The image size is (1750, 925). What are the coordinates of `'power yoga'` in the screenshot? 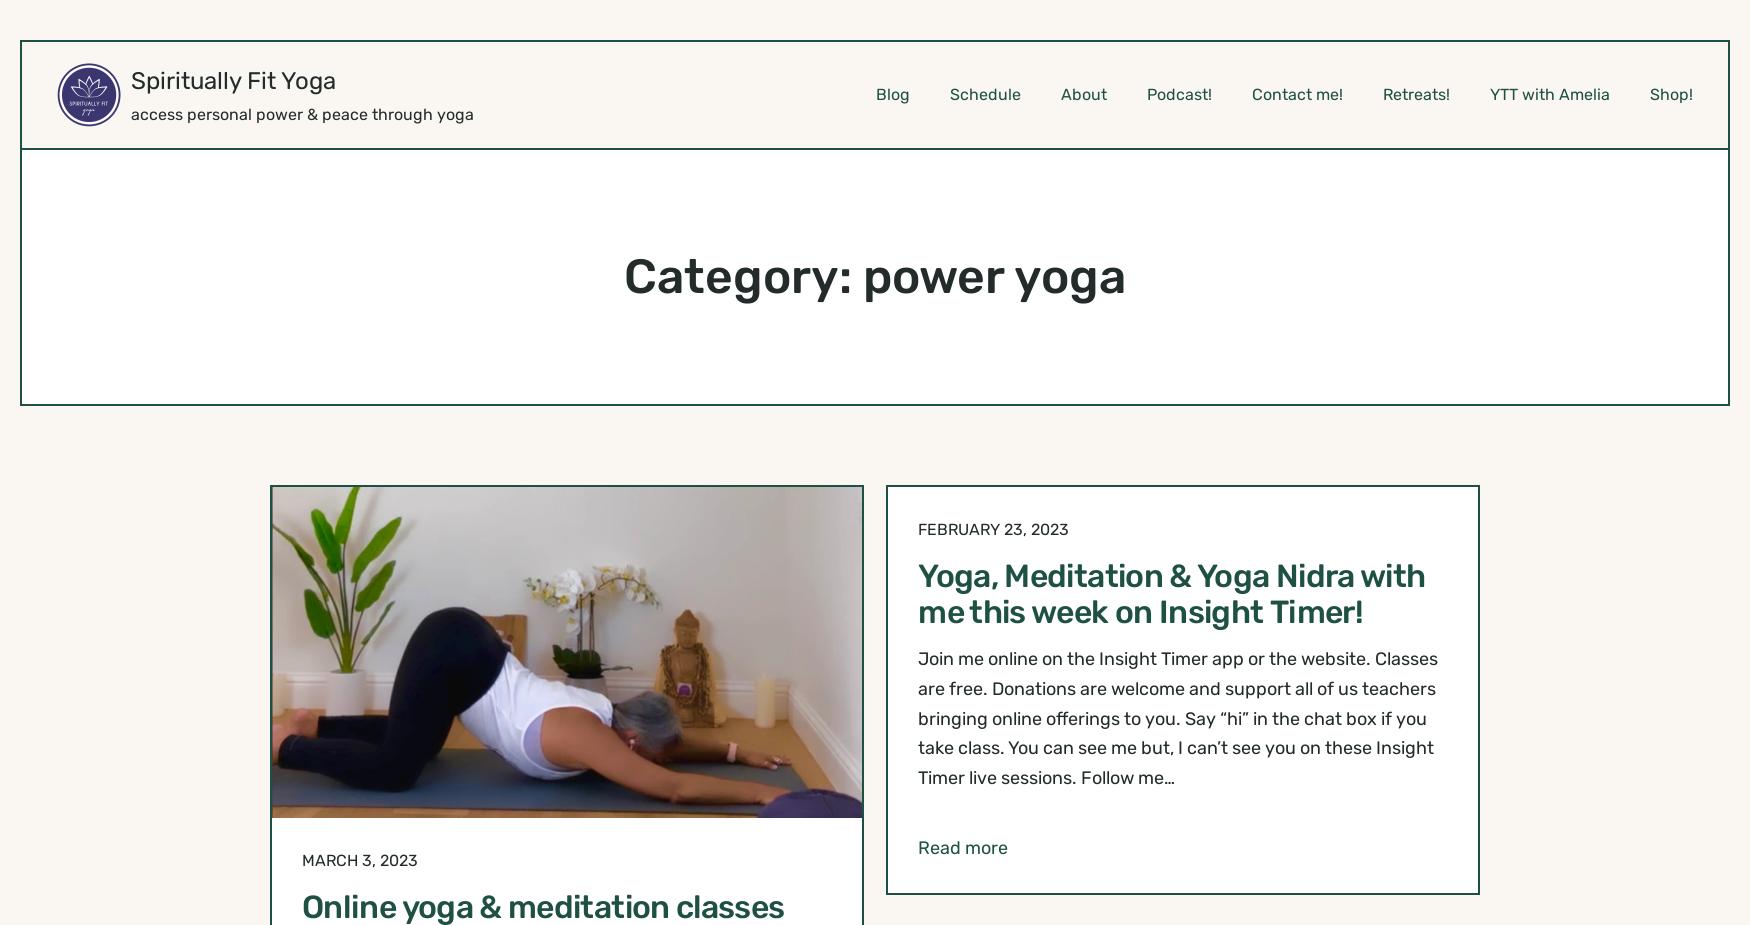 It's located at (994, 275).